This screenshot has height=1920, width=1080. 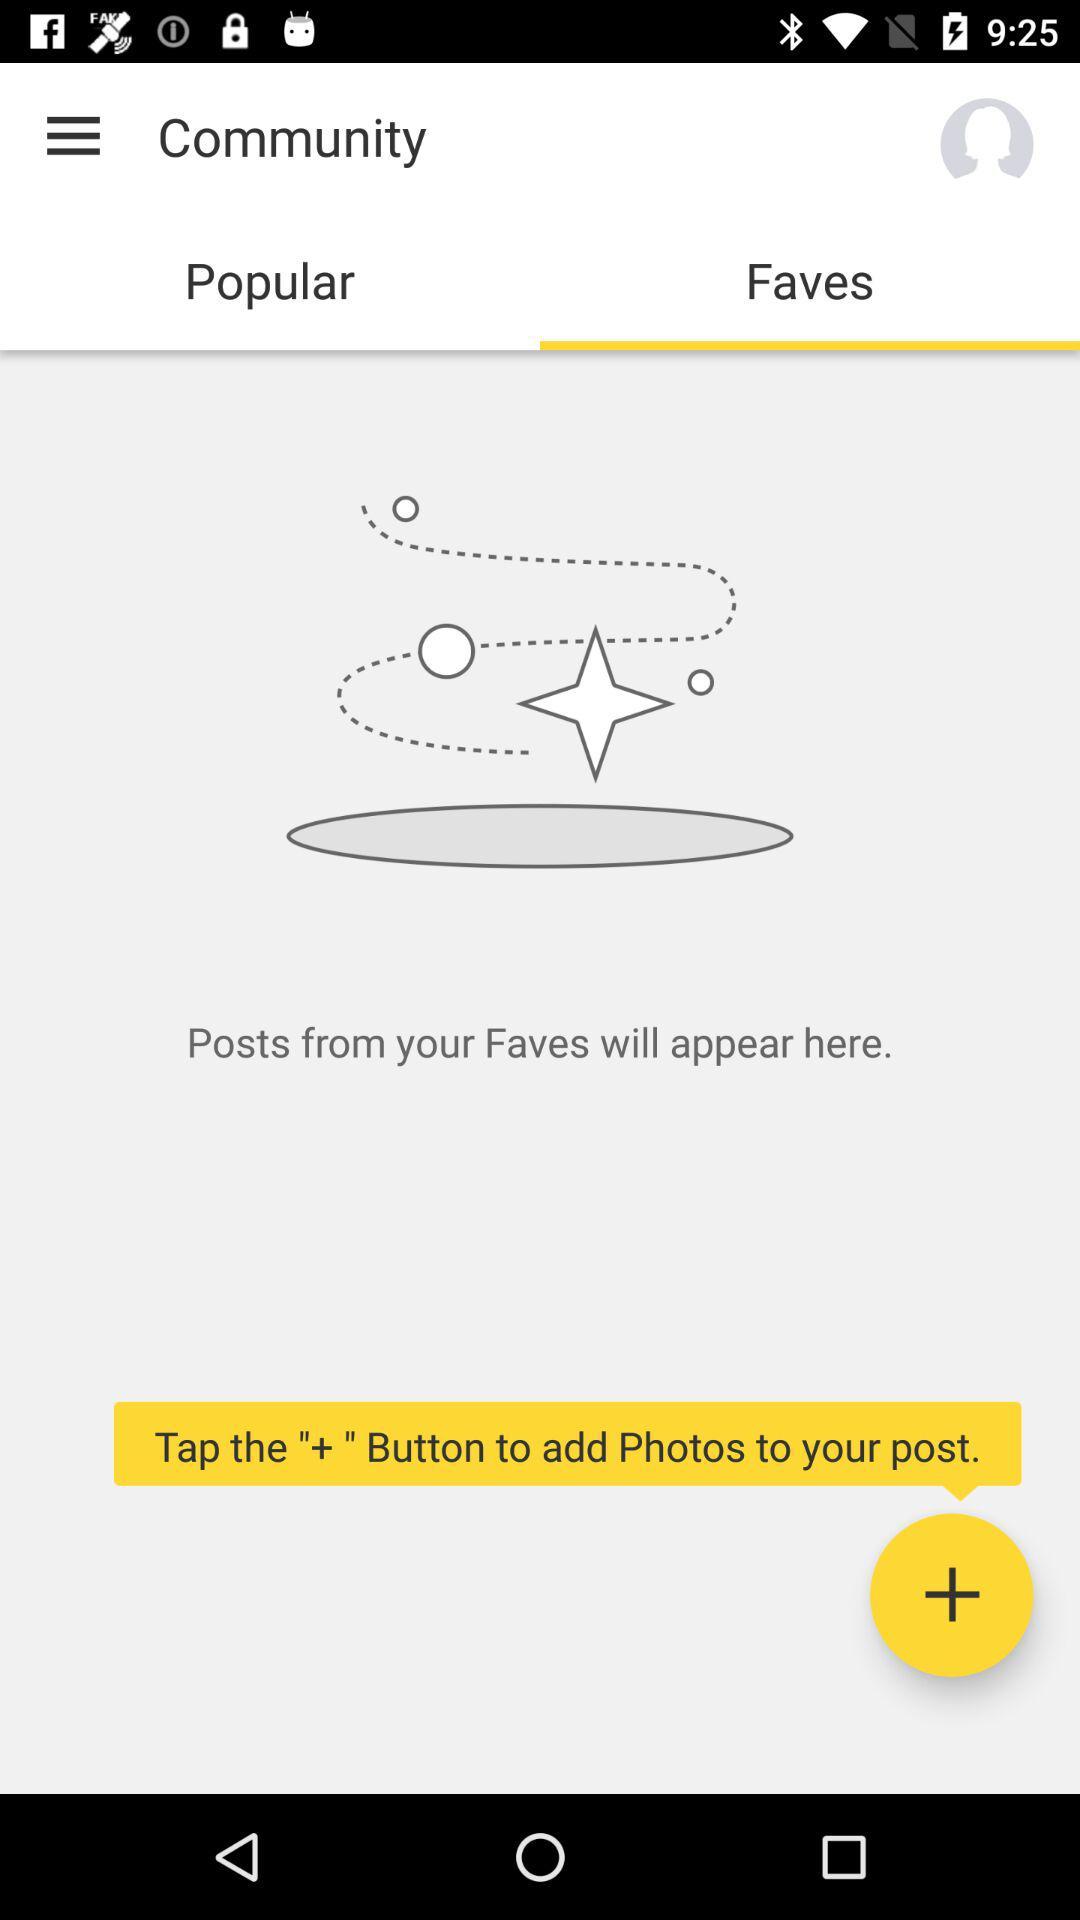 What do you see at coordinates (72, 135) in the screenshot?
I see `the app next to the community icon` at bounding box center [72, 135].